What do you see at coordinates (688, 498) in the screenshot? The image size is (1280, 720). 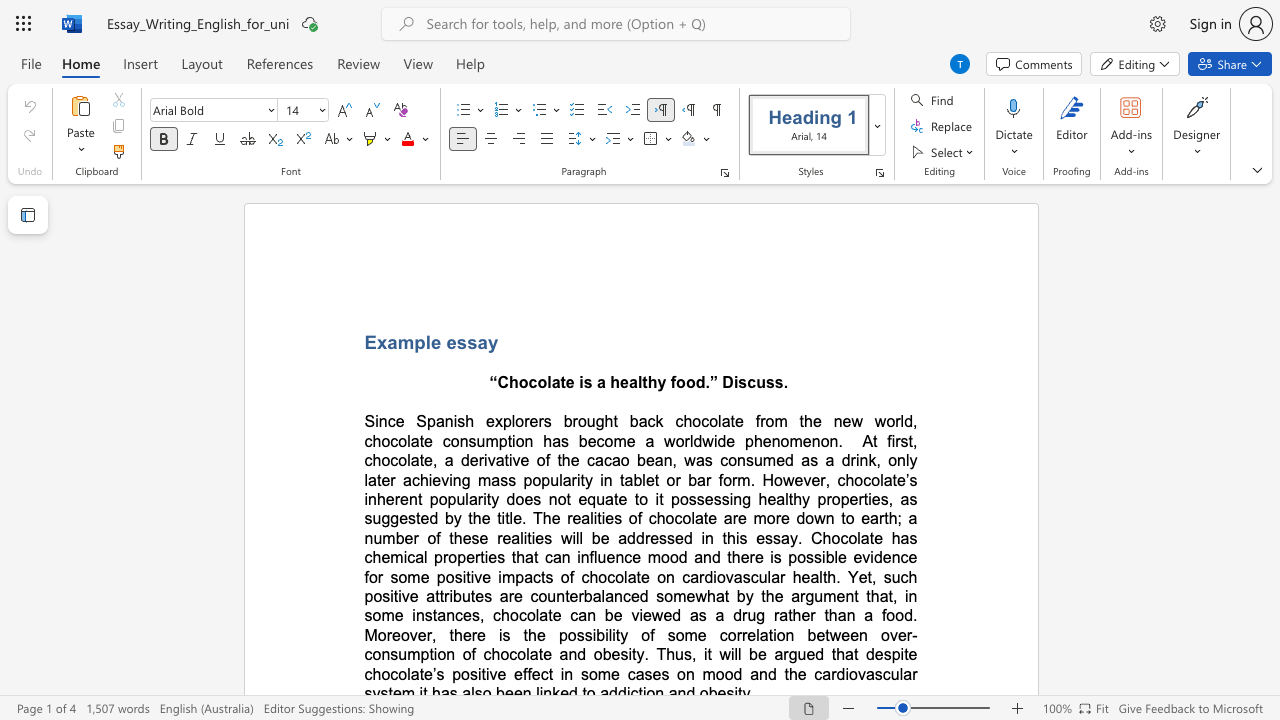 I see `the space between the continuous character "o" and "s" in the text` at bounding box center [688, 498].